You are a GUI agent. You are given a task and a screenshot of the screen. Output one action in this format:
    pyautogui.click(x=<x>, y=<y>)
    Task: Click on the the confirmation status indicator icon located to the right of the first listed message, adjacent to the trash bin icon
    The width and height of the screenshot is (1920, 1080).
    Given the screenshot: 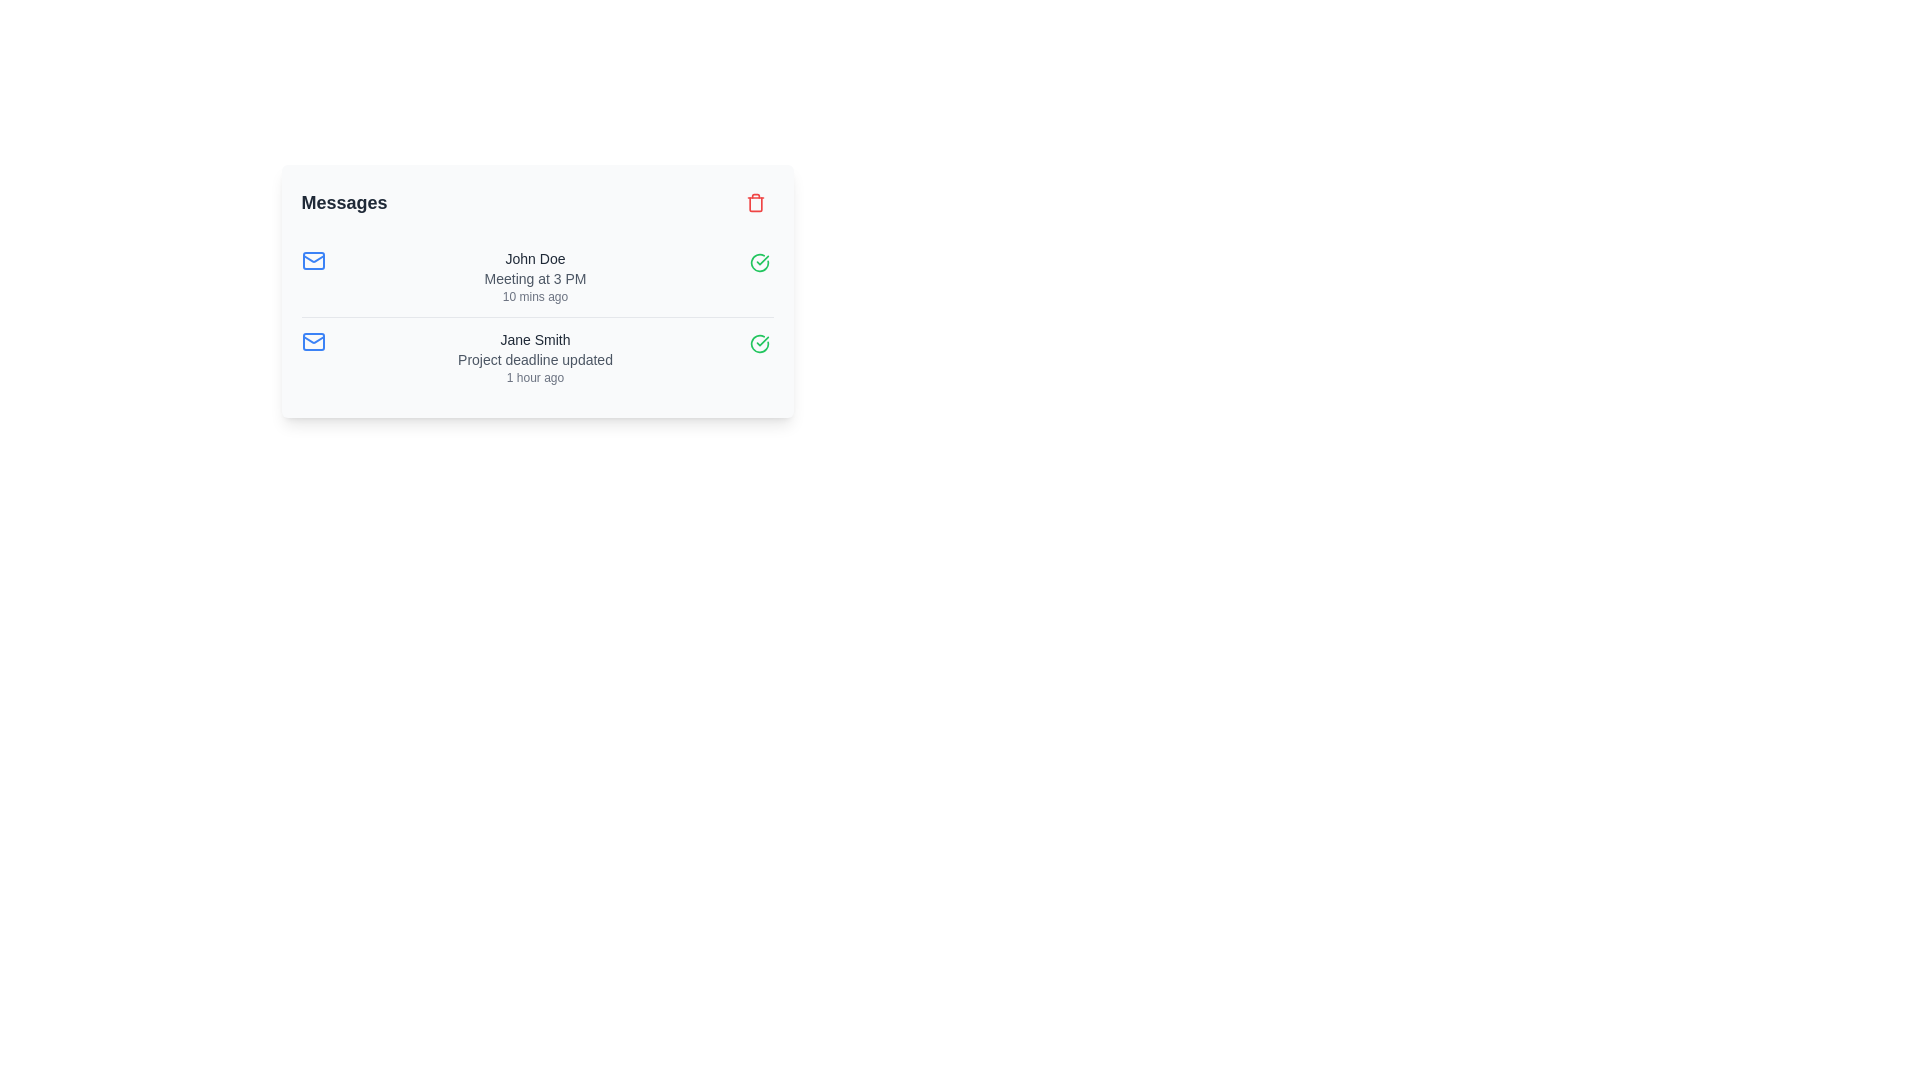 What is the action you would take?
    pyautogui.click(x=758, y=261)
    